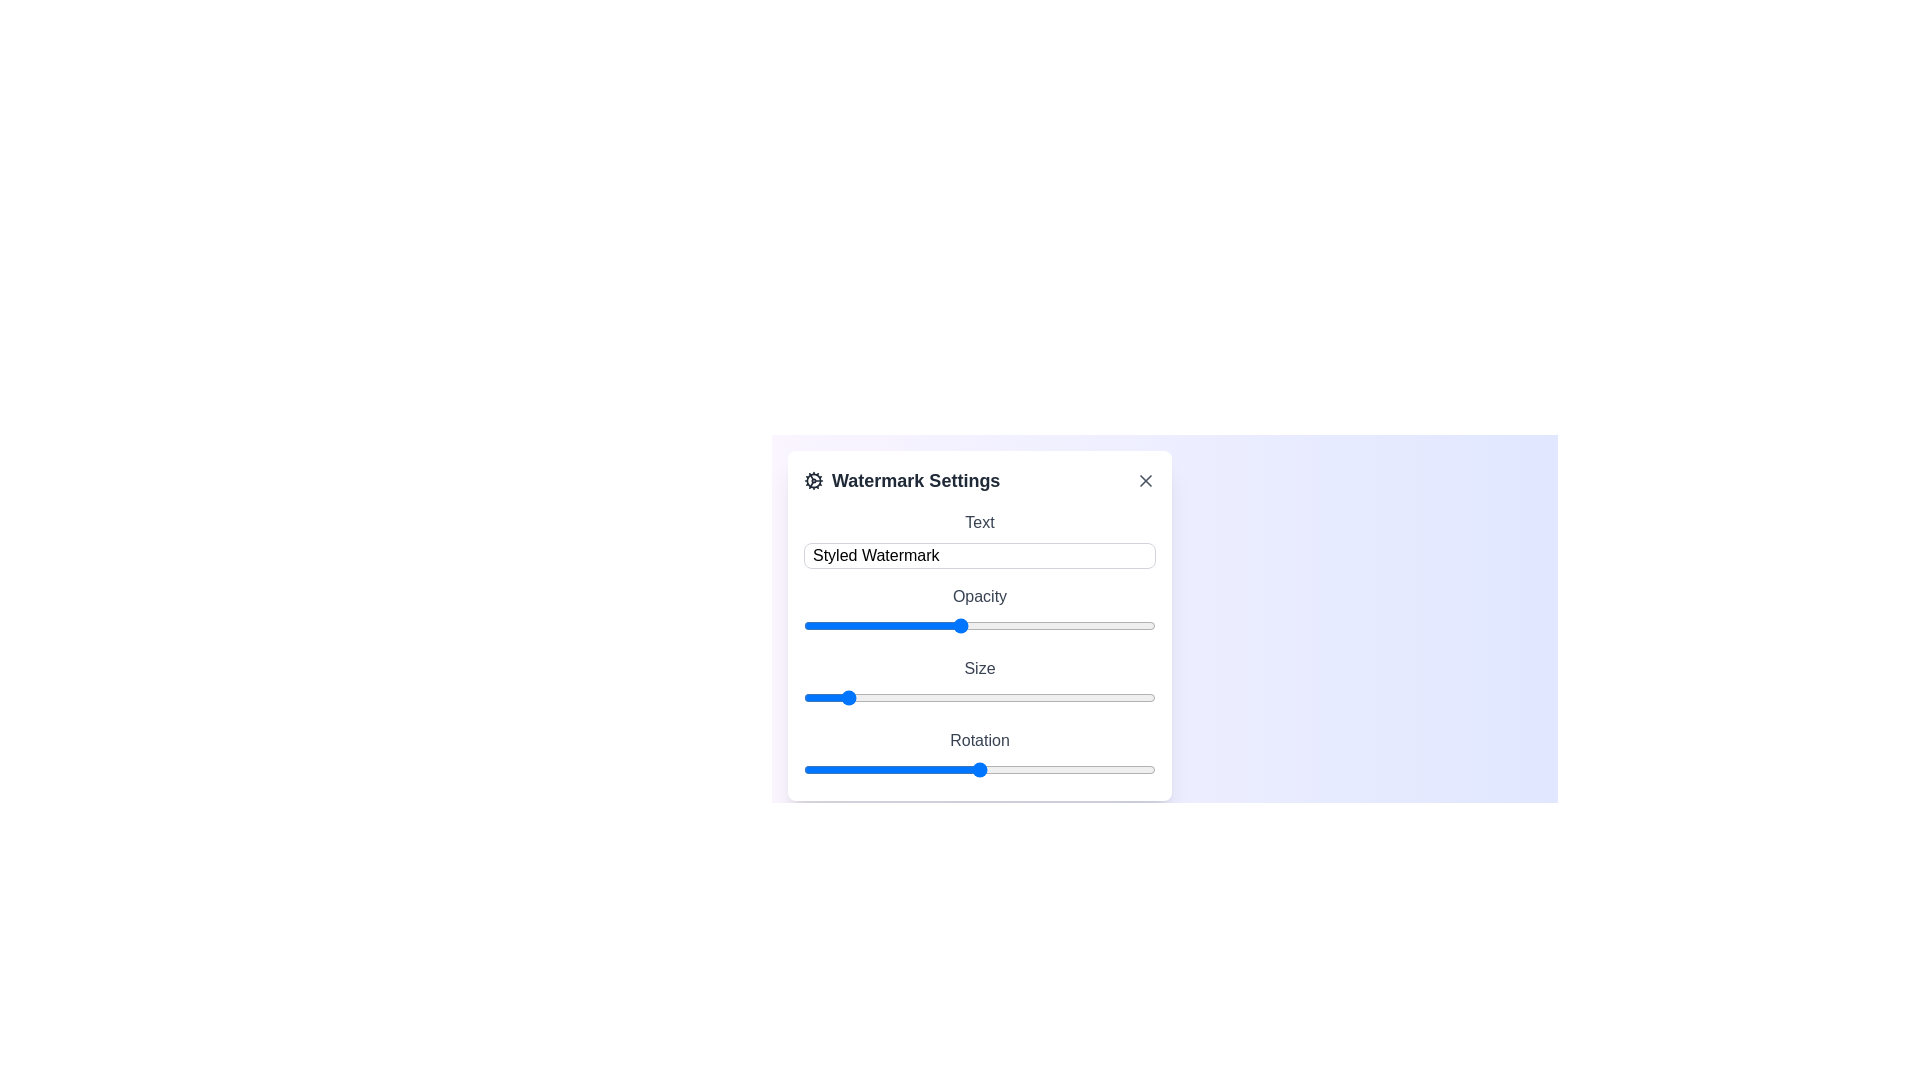  What do you see at coordinates (819, 769) in the screenshot?
I see `rotation` at bounding box center [819, 769].